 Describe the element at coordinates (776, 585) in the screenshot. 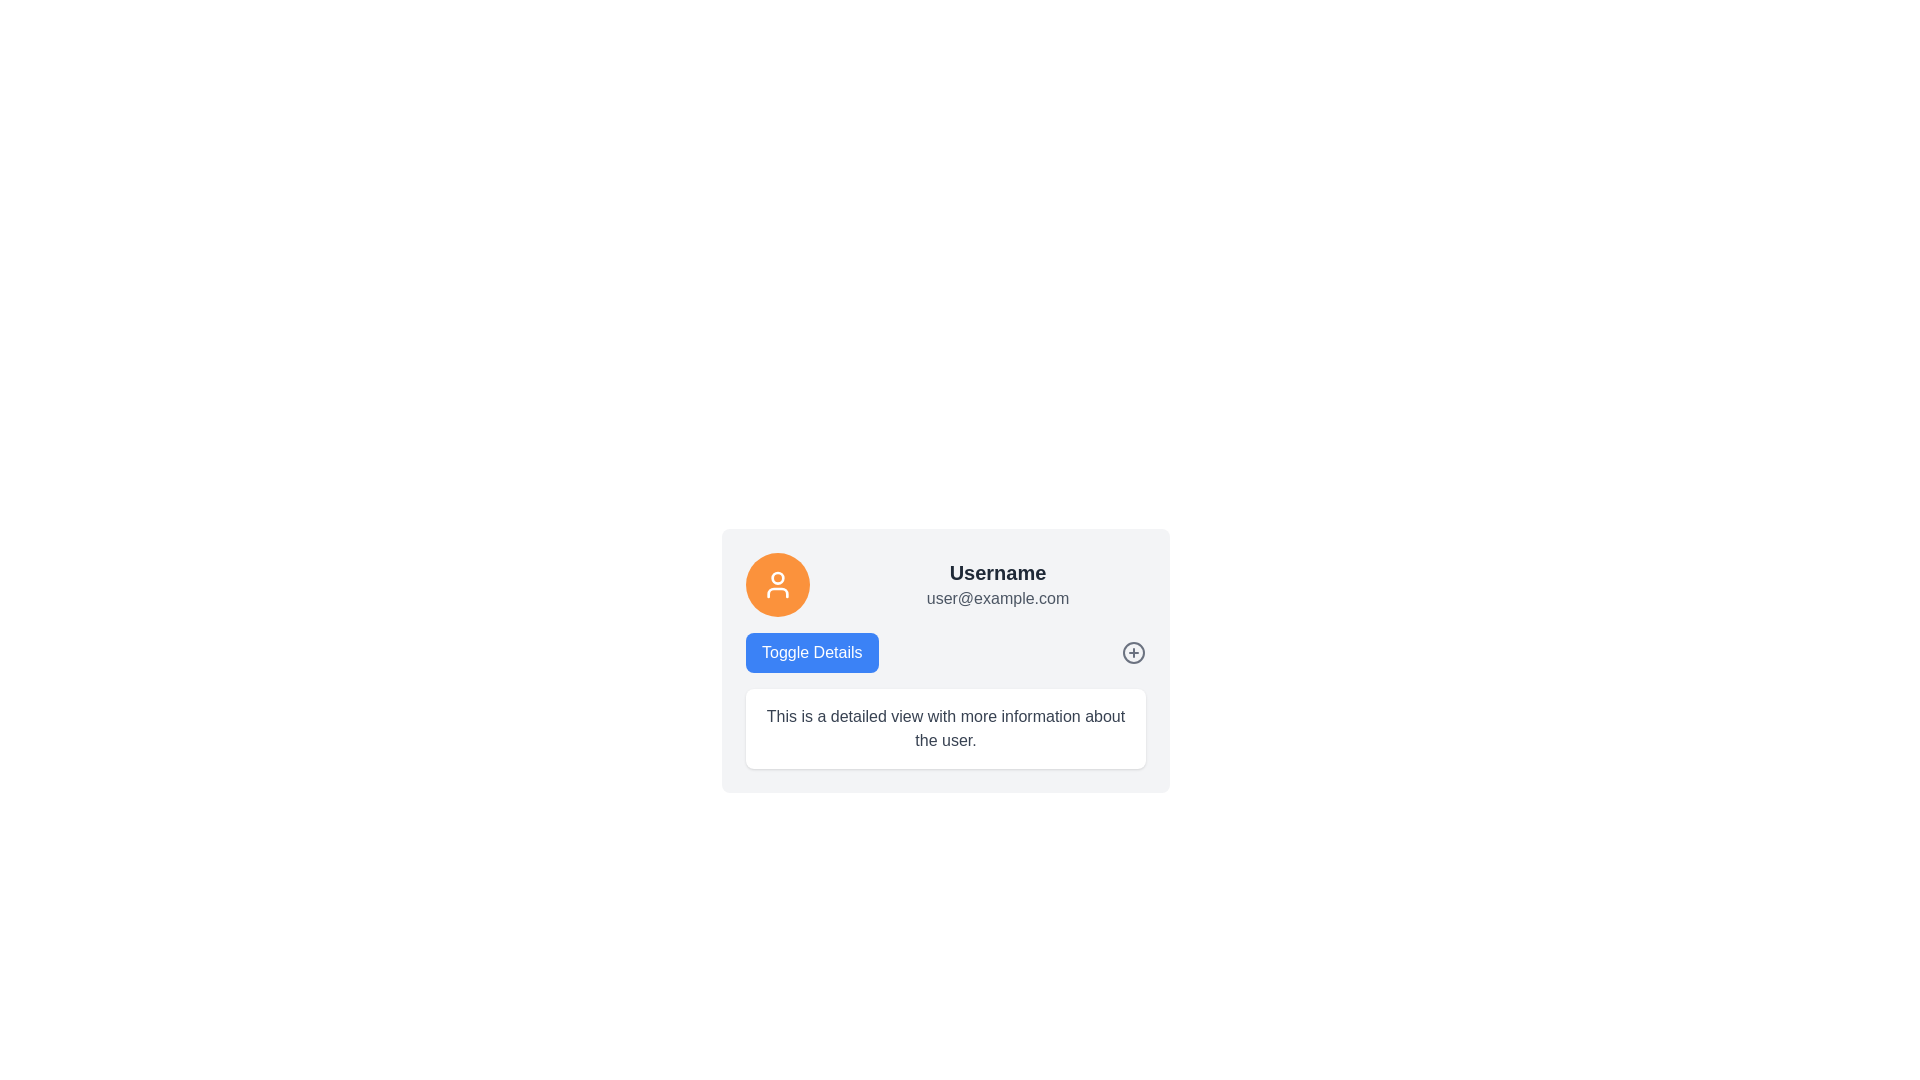

I see `the user icon, which is visually represented inside a circular orange background, centered above the username and email text` at that location.